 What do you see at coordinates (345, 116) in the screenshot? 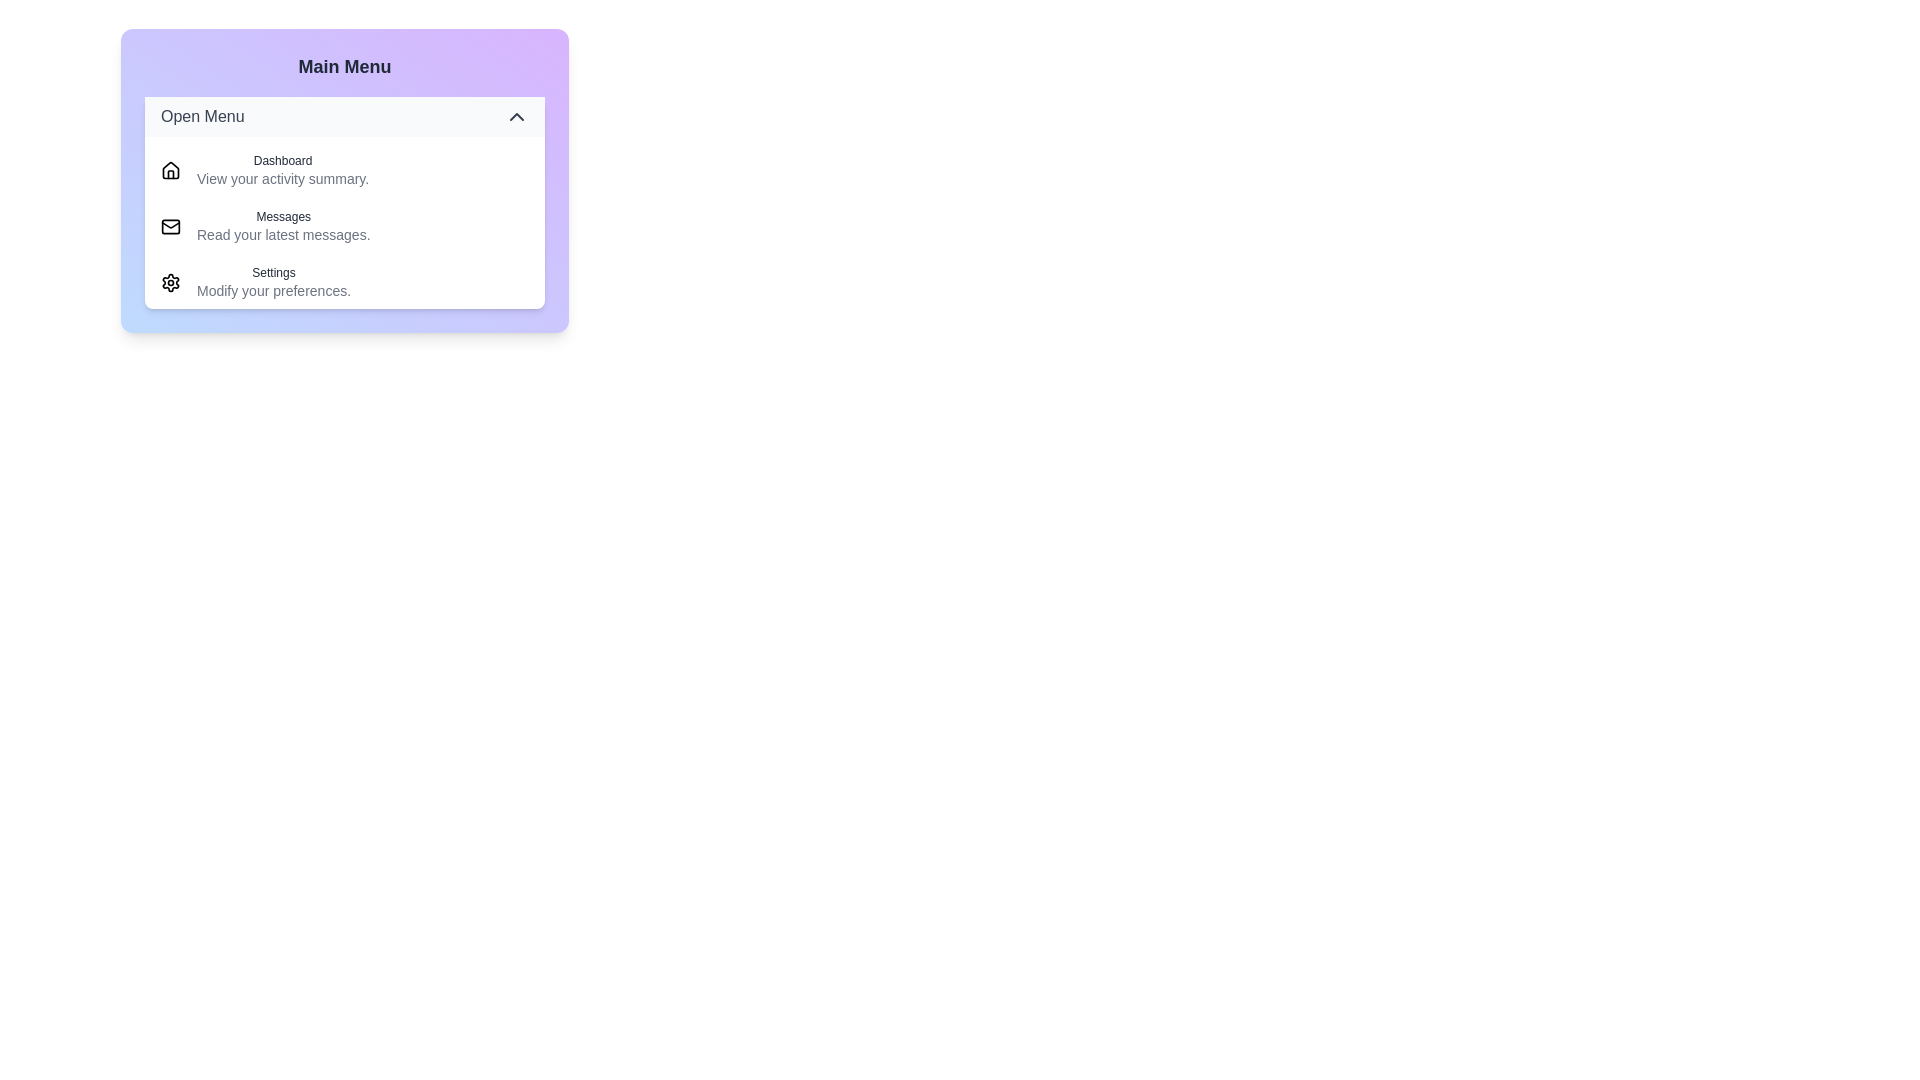
I see `the toggle button to close the menu` at bounding box center [345, 116].